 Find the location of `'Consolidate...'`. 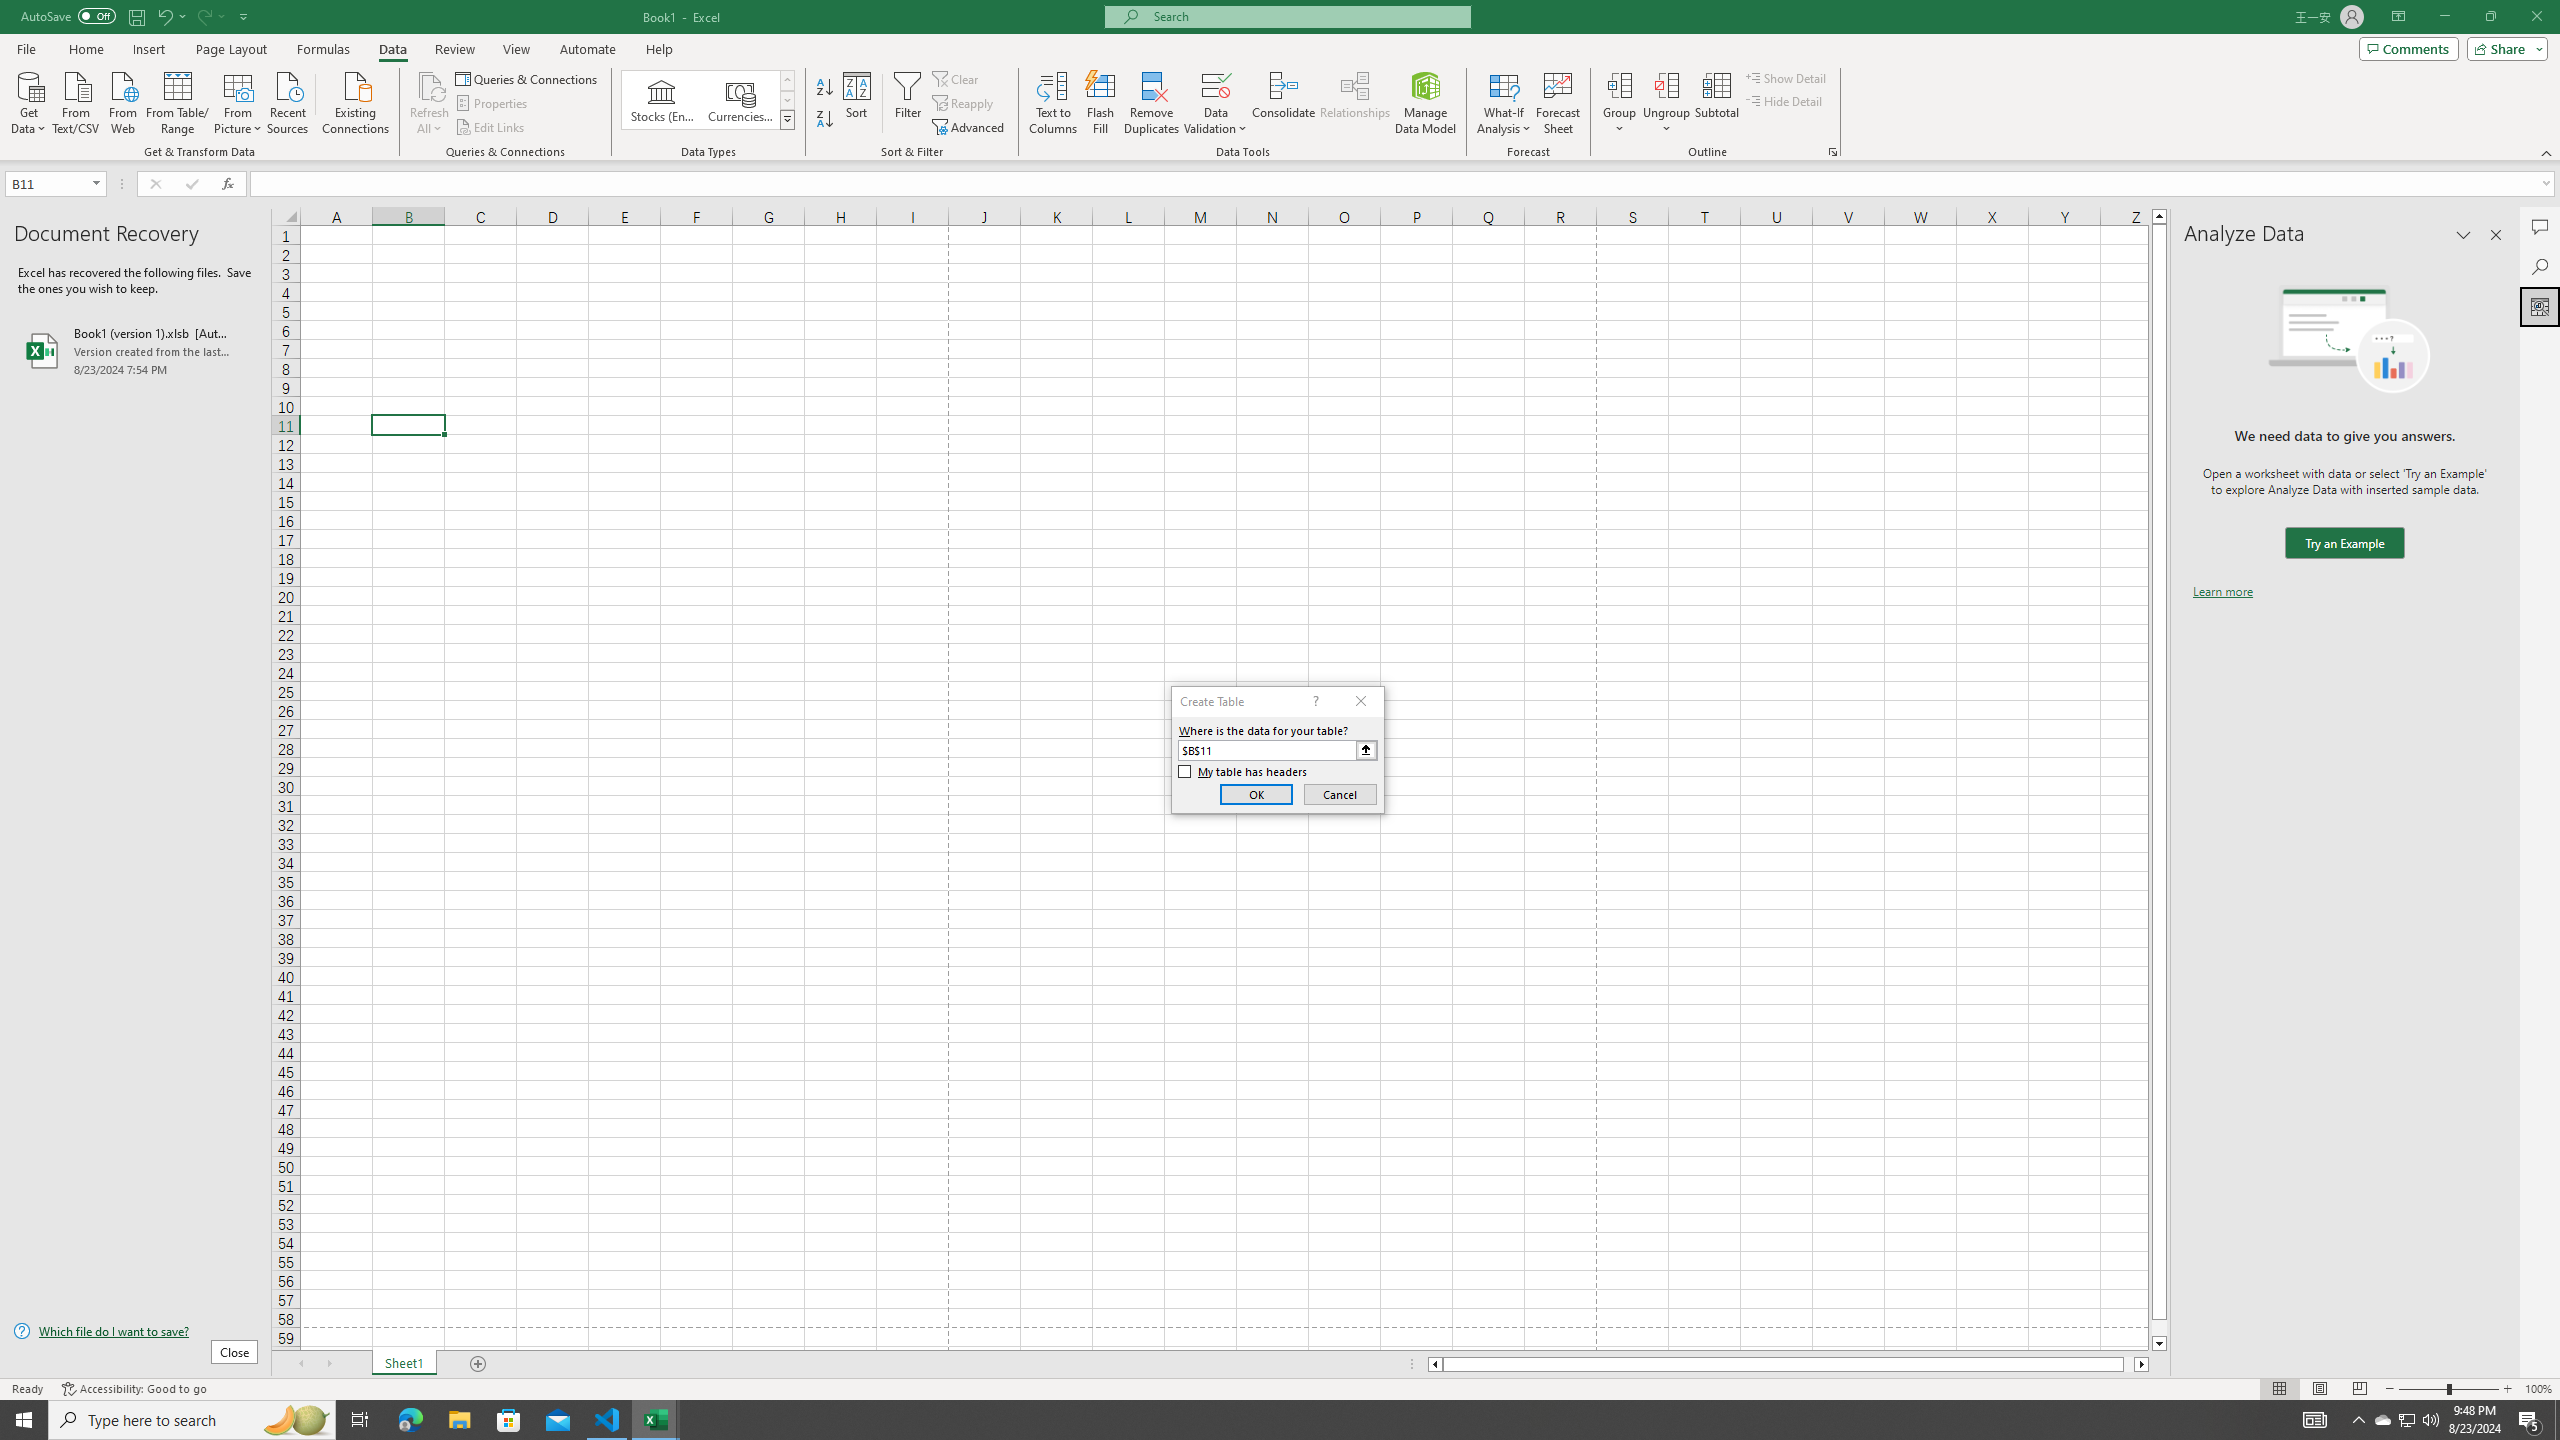

'Consolidate...' is located at coordinates (1283, 103).